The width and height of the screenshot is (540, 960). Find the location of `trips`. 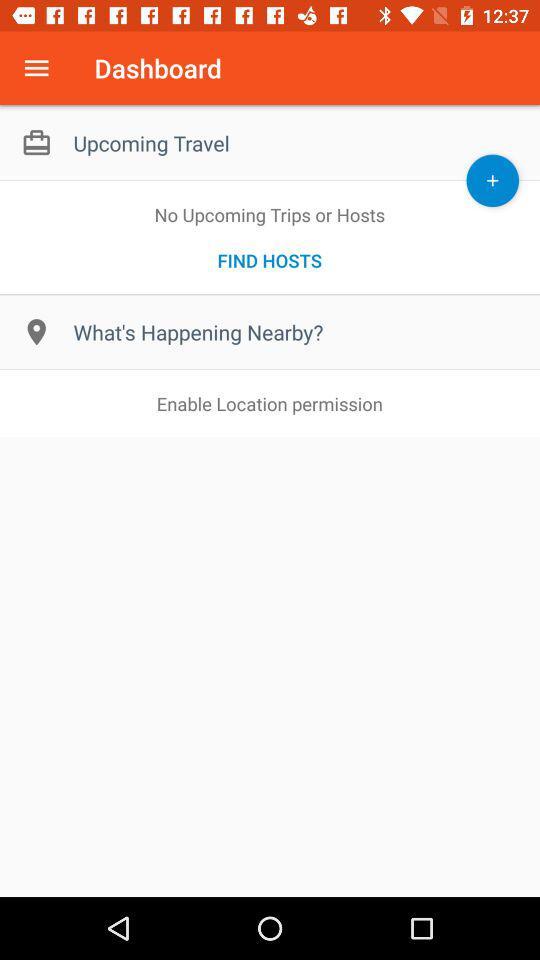

trips is located at coordinates (491, 179).